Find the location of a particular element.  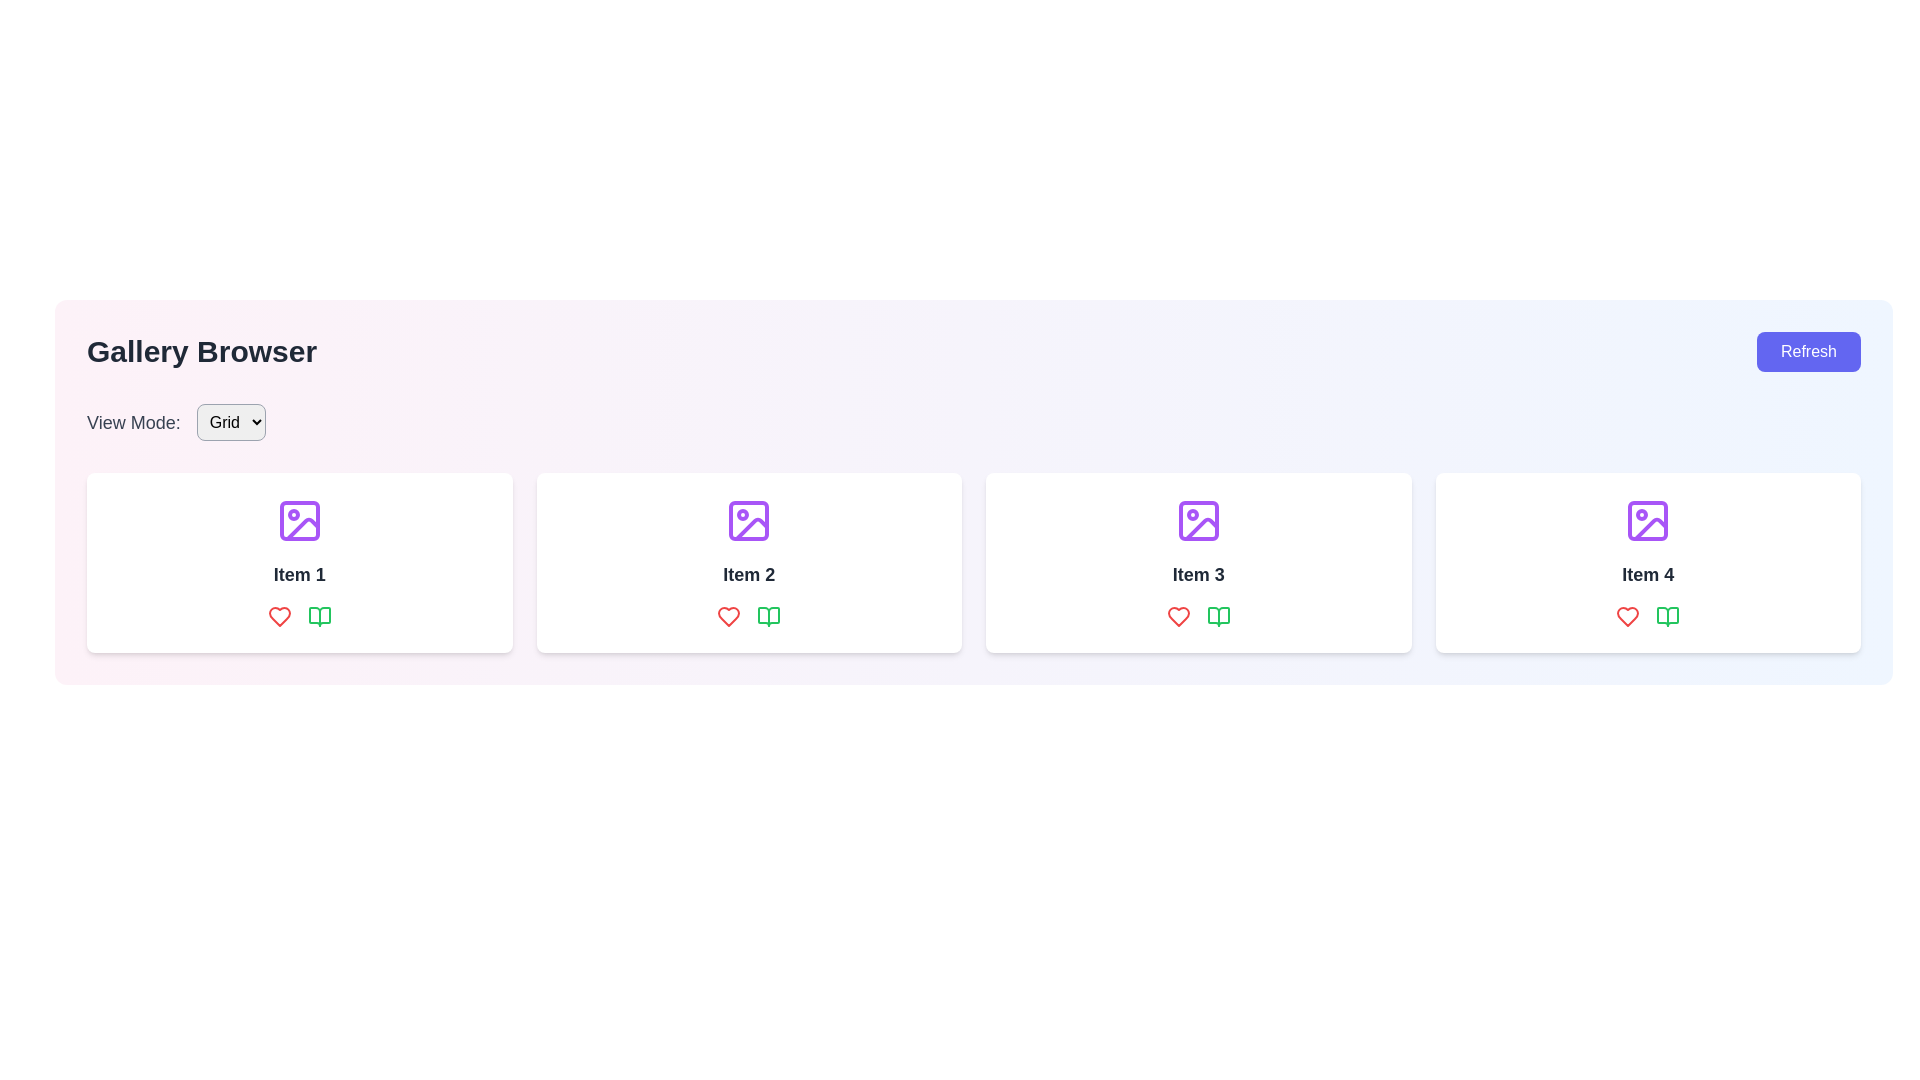

the 'Refresh' button with a vibrant indigo background and white text is located at coordinates (1809, 350).